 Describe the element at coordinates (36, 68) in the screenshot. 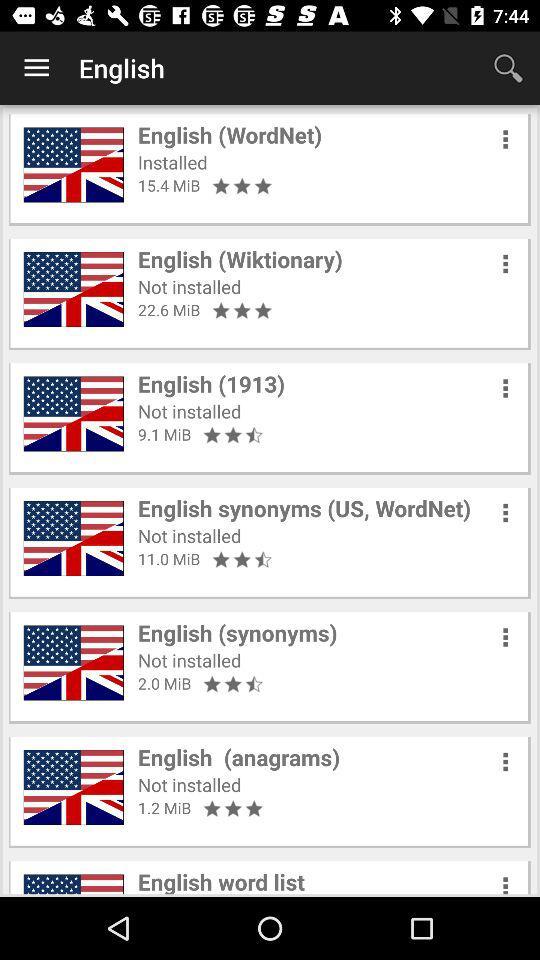

I see `the item next to english icon` at that location.